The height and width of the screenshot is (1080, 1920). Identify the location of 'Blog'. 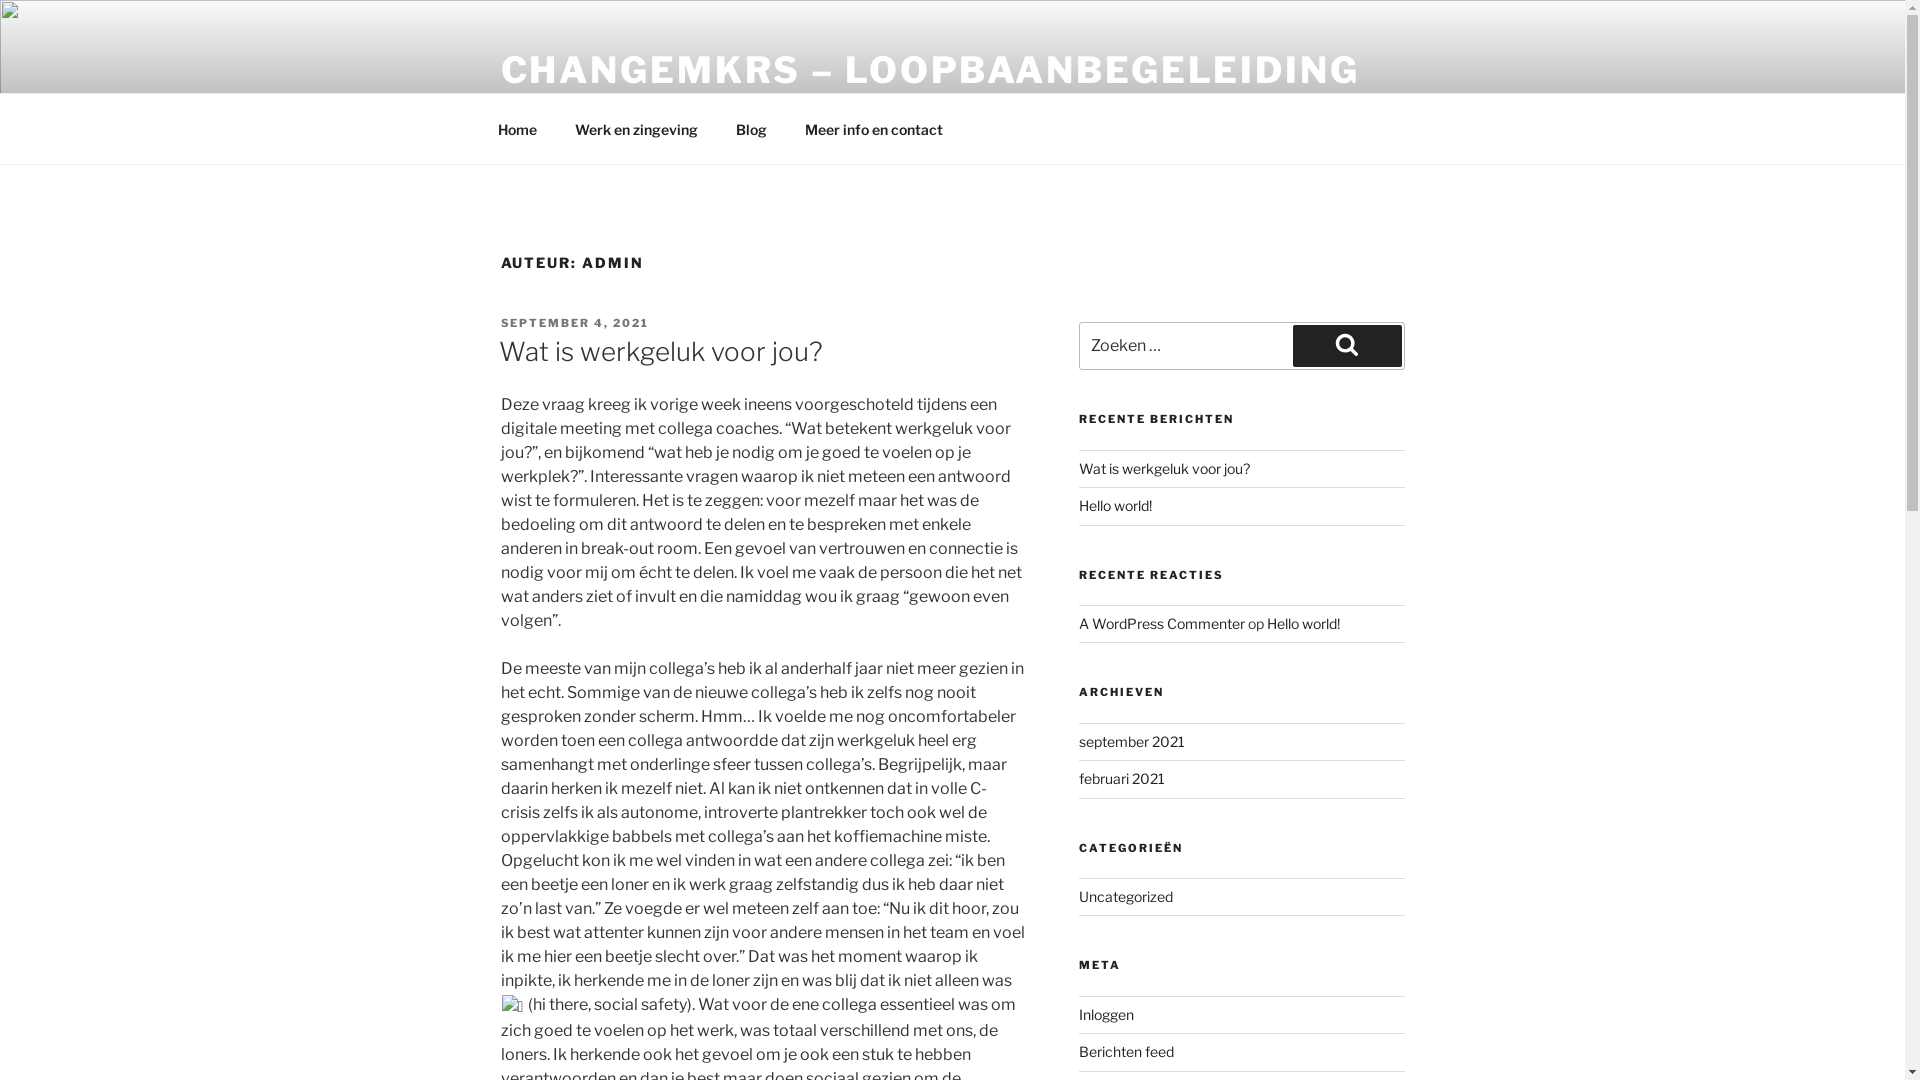
(749, 128).